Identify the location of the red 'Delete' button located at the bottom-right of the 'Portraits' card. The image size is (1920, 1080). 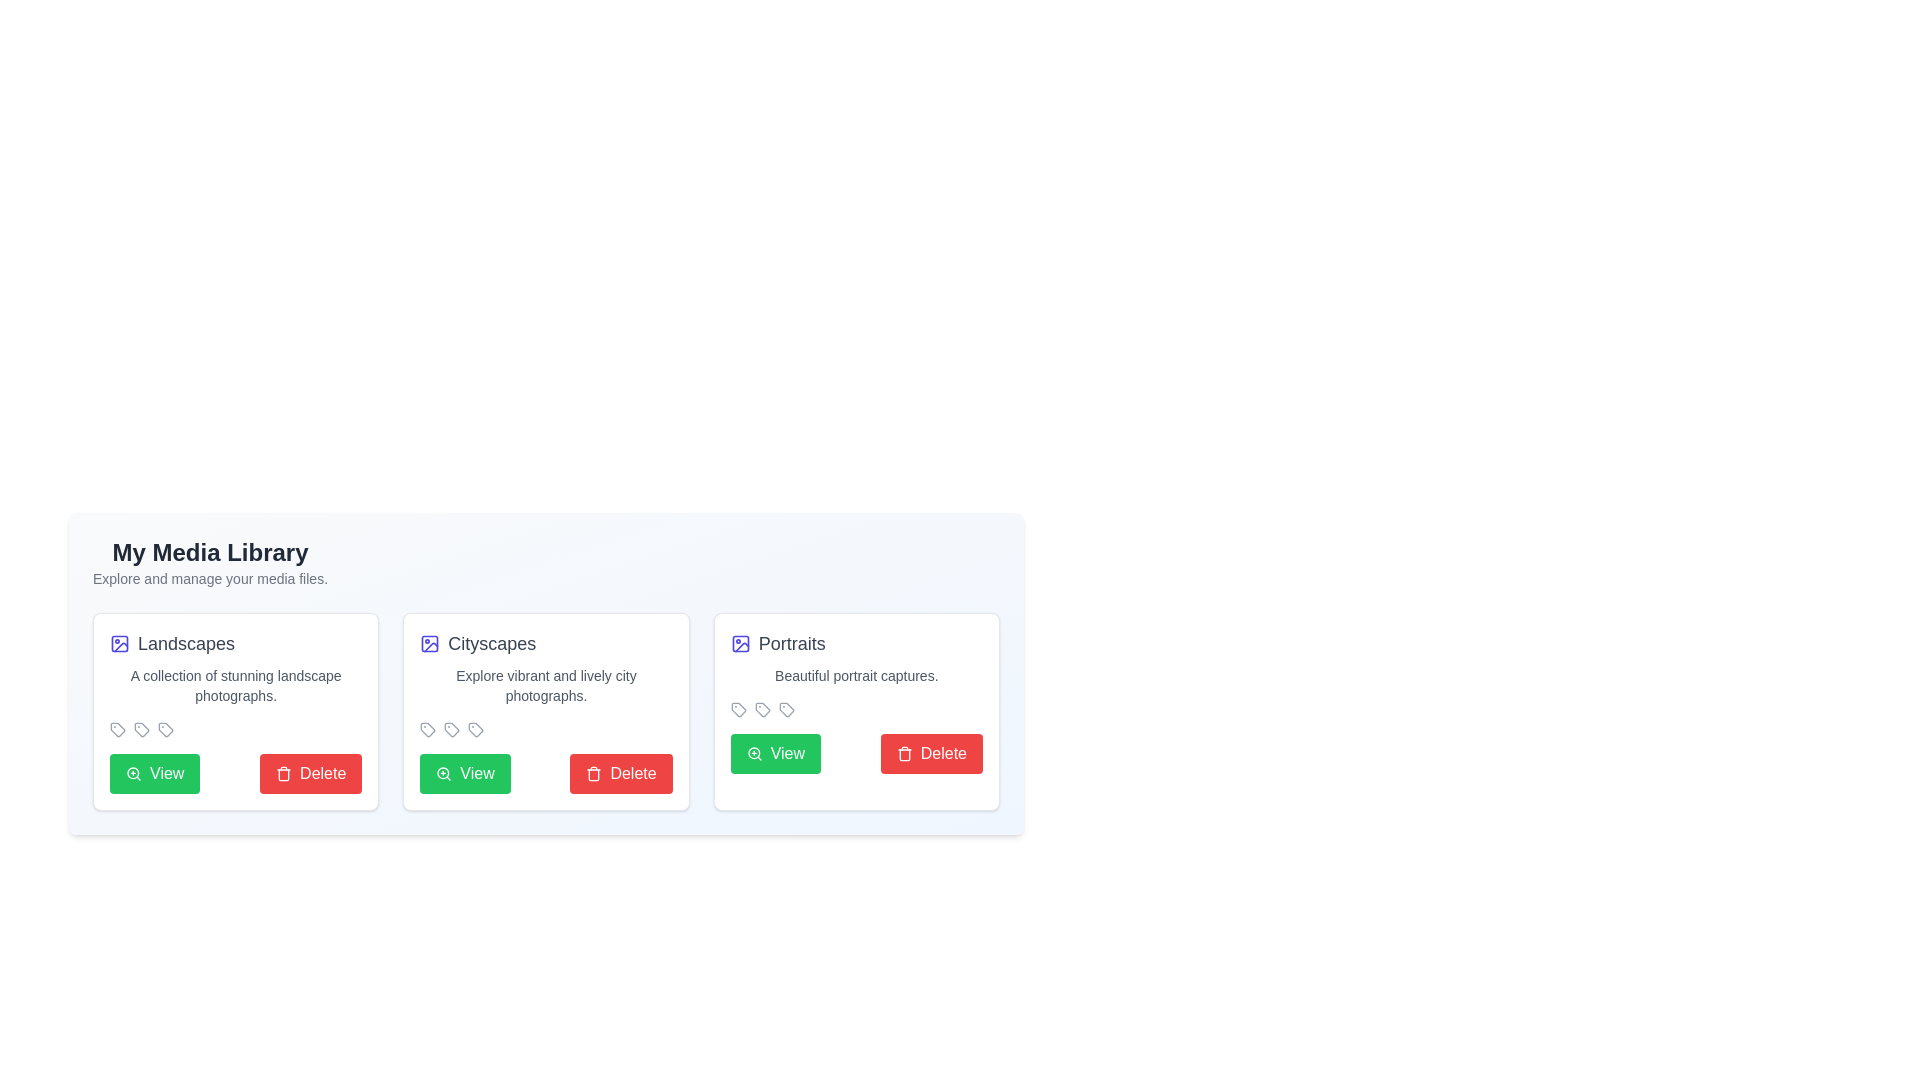
(942, 753).